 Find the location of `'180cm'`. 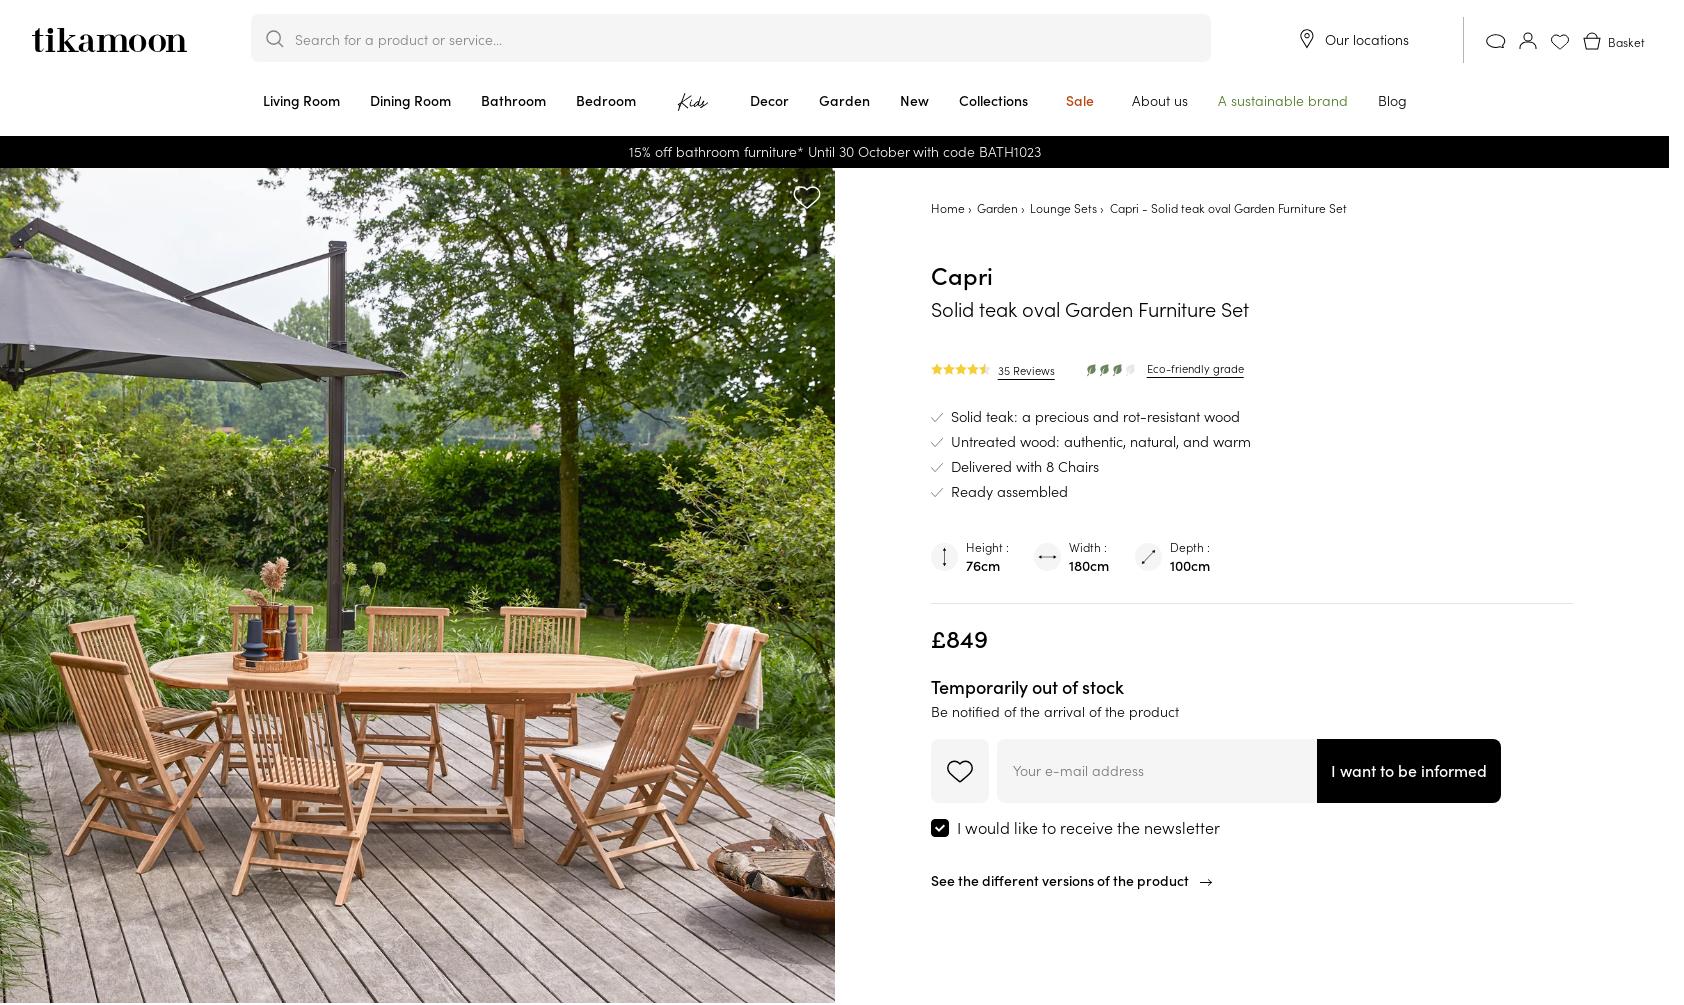

'180cm' is located at coordinates (1089, 564).